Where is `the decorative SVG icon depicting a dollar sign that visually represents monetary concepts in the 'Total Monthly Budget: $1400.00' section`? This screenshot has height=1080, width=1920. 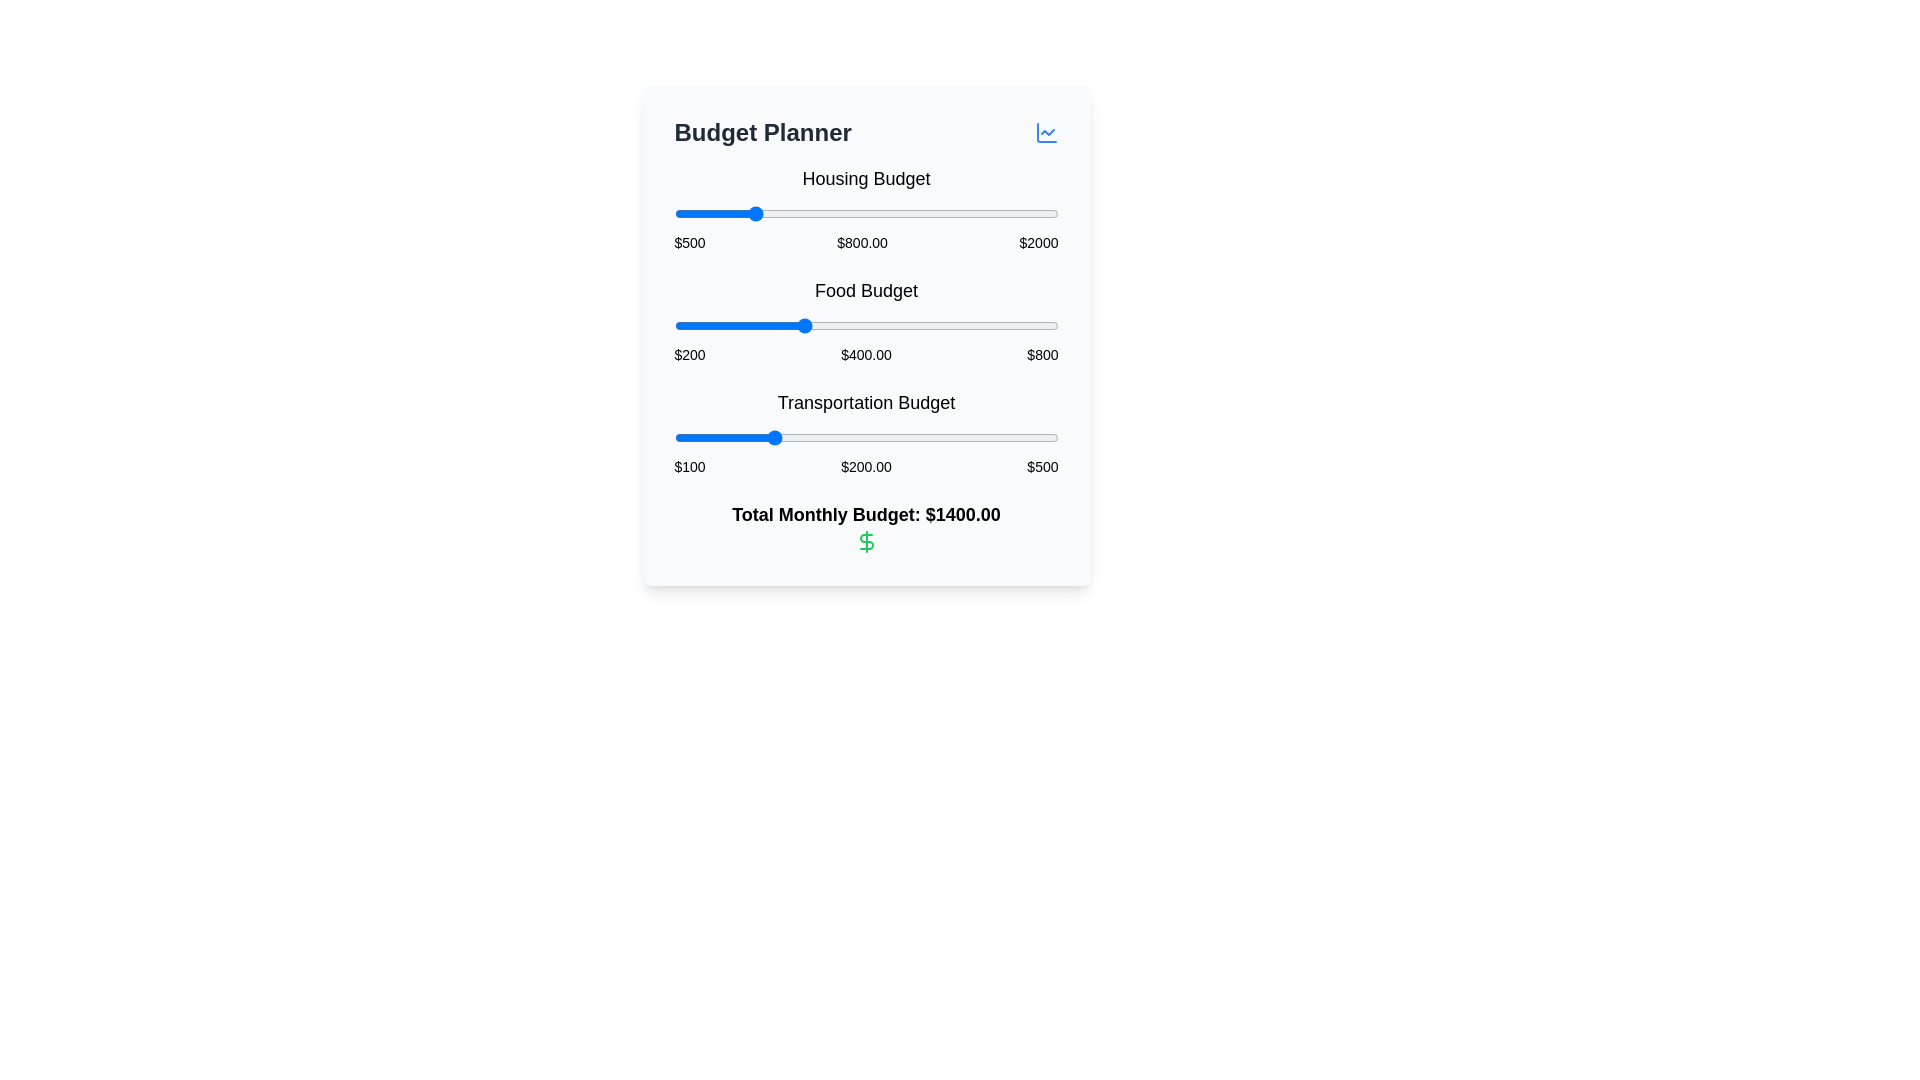
the decorative SVG icon depicting a dollar sign that visually represents monetary concepts in the 'Total Monthly Budget: $1400.00' section is located at coordinates (866, 541).